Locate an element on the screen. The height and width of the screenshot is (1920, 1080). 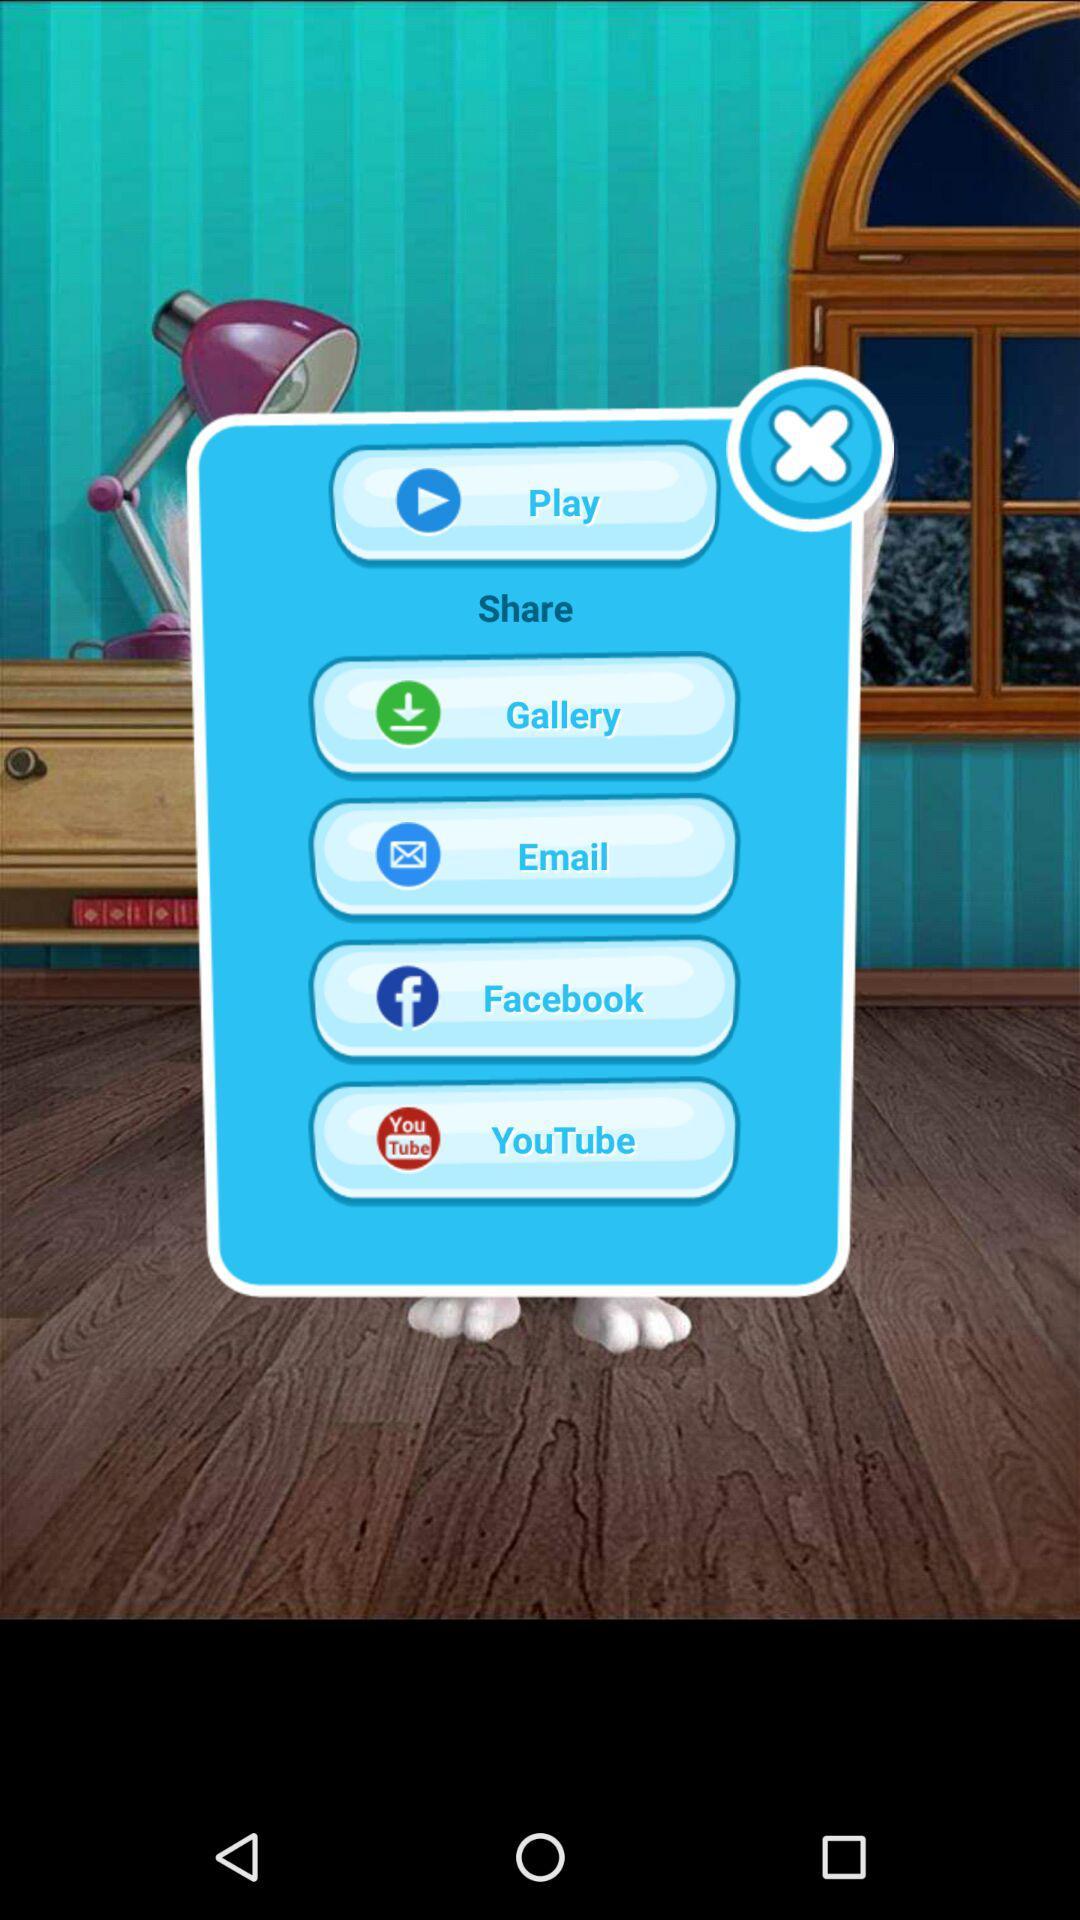
closes the pop-up is located at coordinates (810, 448).